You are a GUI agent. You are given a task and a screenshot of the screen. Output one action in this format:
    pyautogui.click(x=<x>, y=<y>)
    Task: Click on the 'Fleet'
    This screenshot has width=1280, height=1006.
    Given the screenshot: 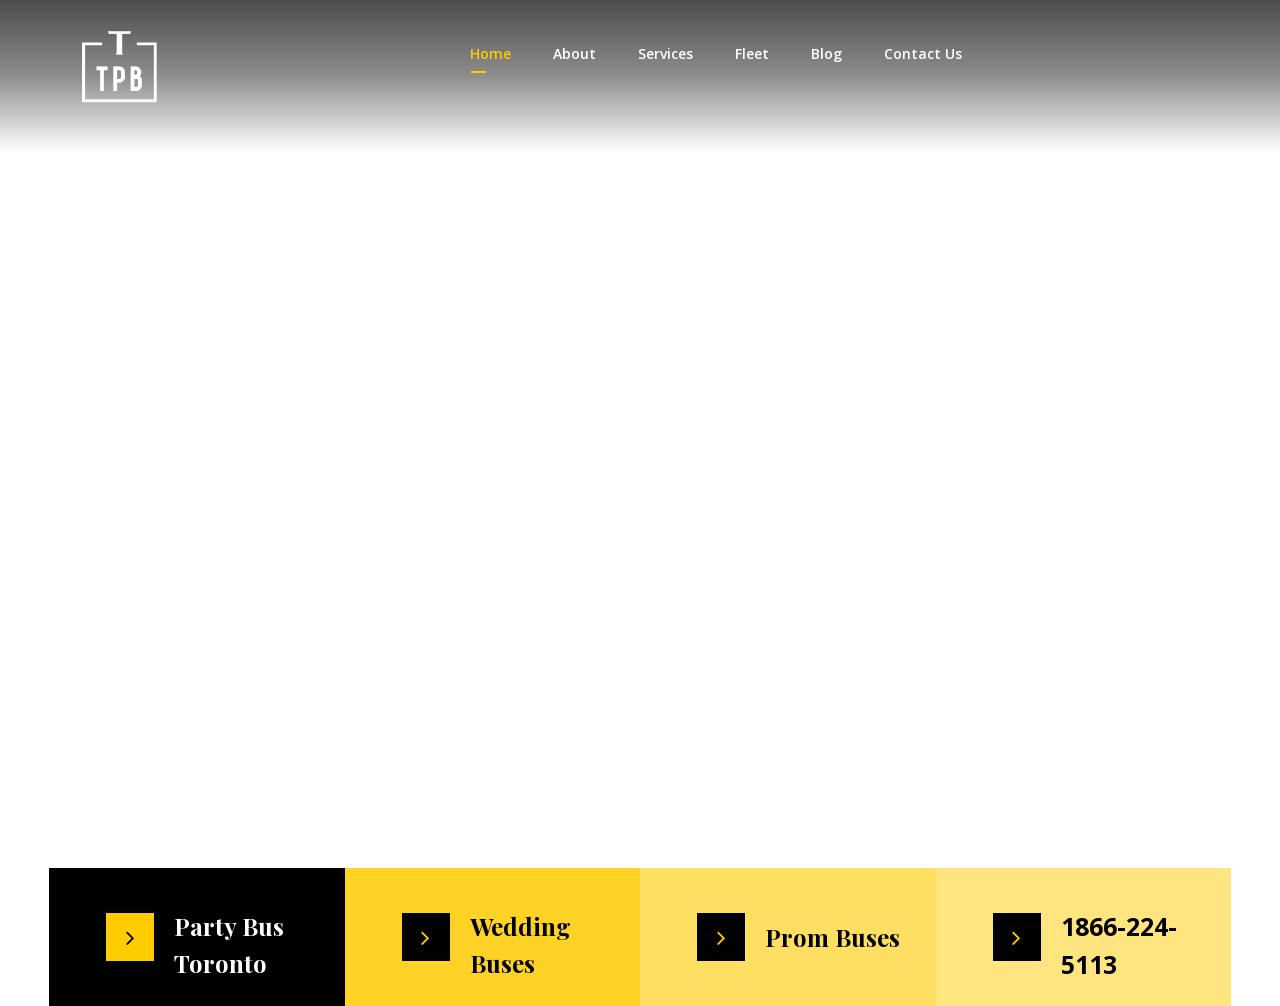 What is the action you would take?
    pyautogui.click(x=749, y=53)
    